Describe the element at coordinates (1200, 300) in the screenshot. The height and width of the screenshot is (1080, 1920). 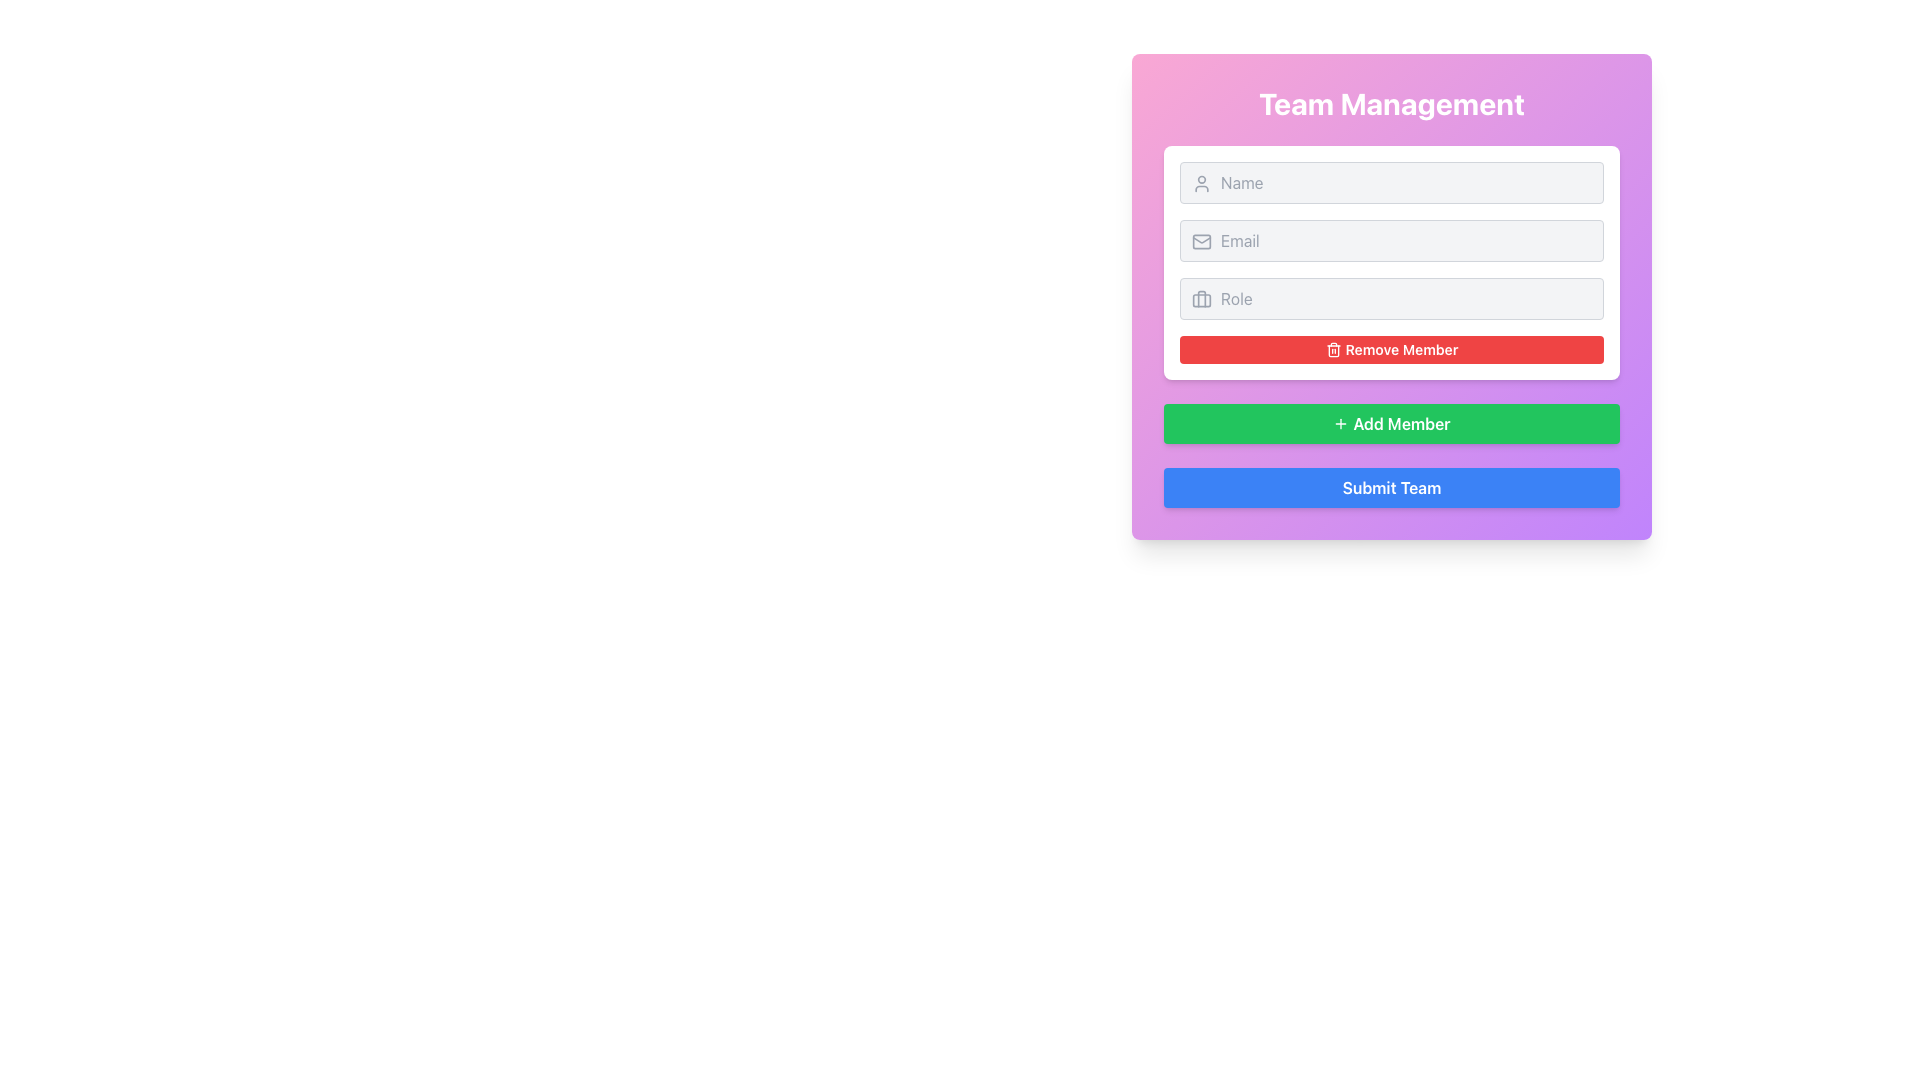
I see `the decorative icon located to the left of the 'Role' input field, which visually indicates its purpose` at that location.